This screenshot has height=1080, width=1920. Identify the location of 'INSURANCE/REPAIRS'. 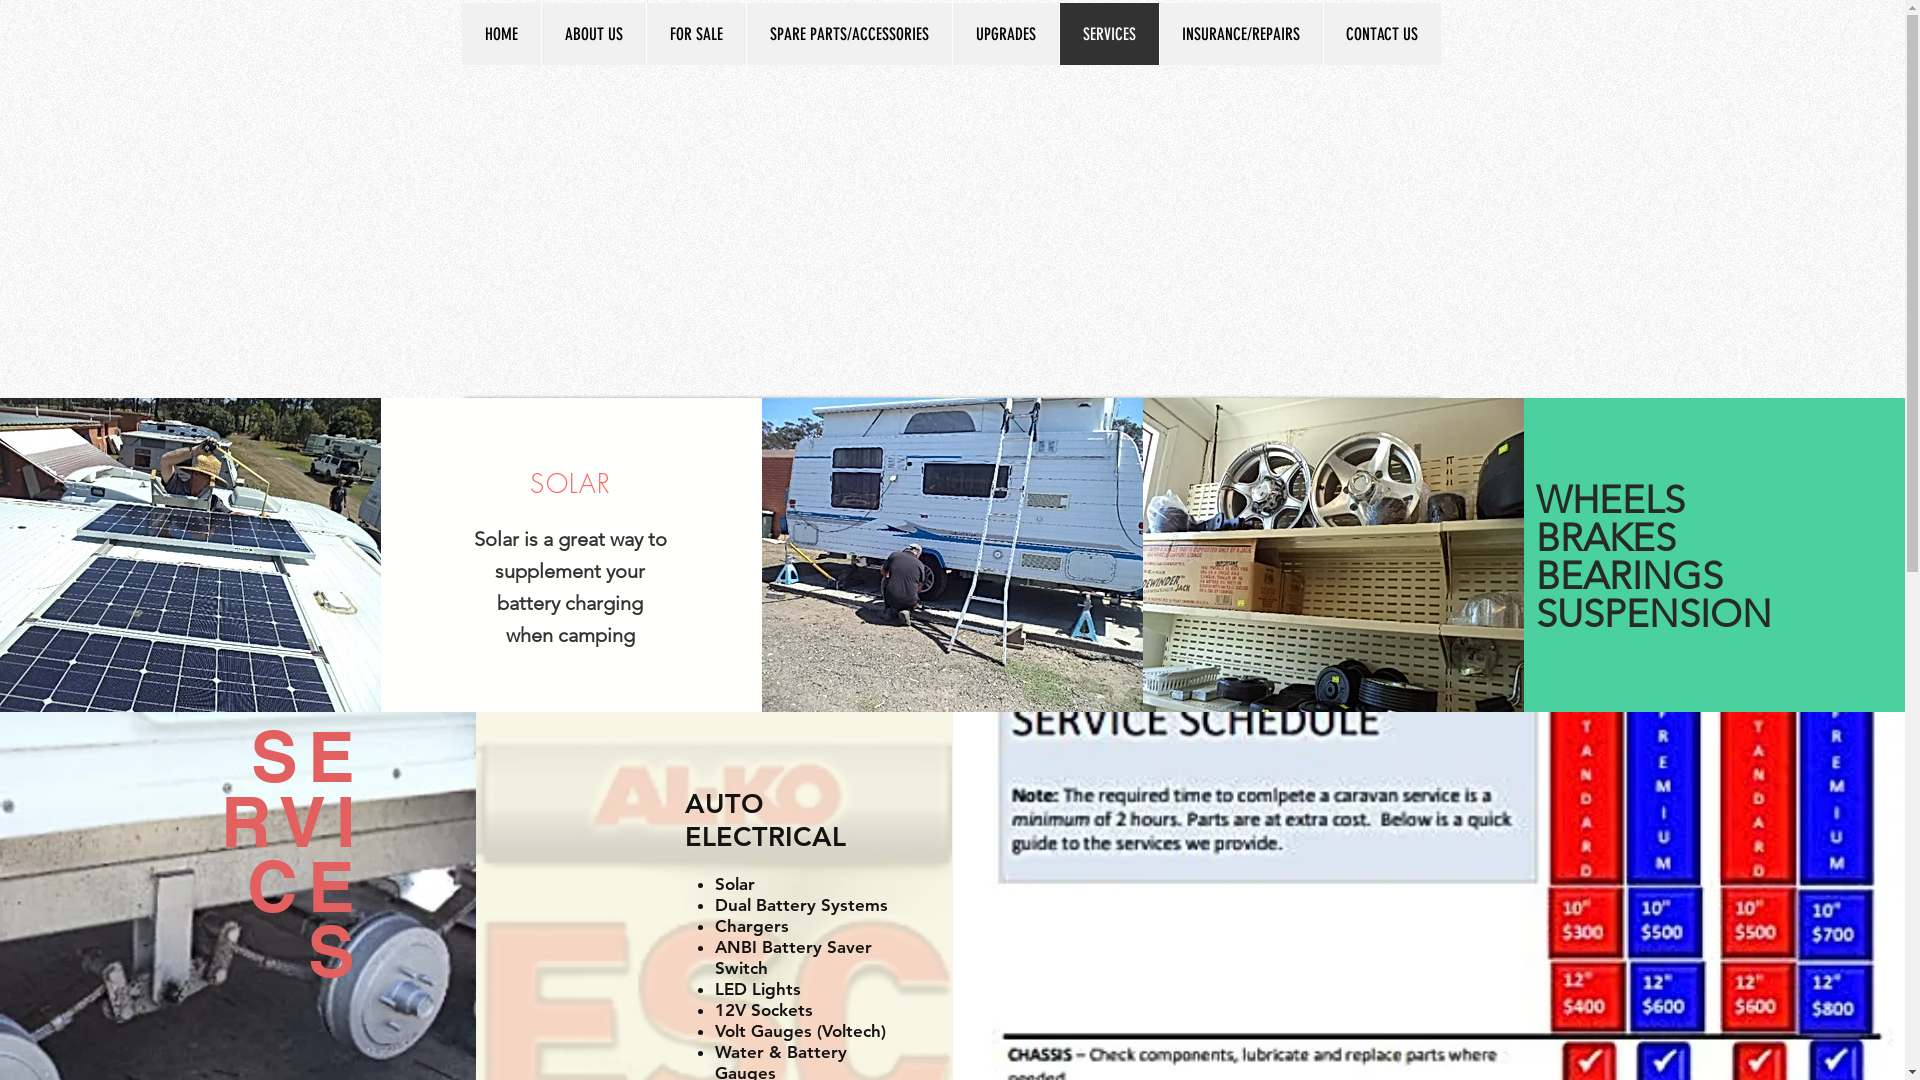
(1157, 34).